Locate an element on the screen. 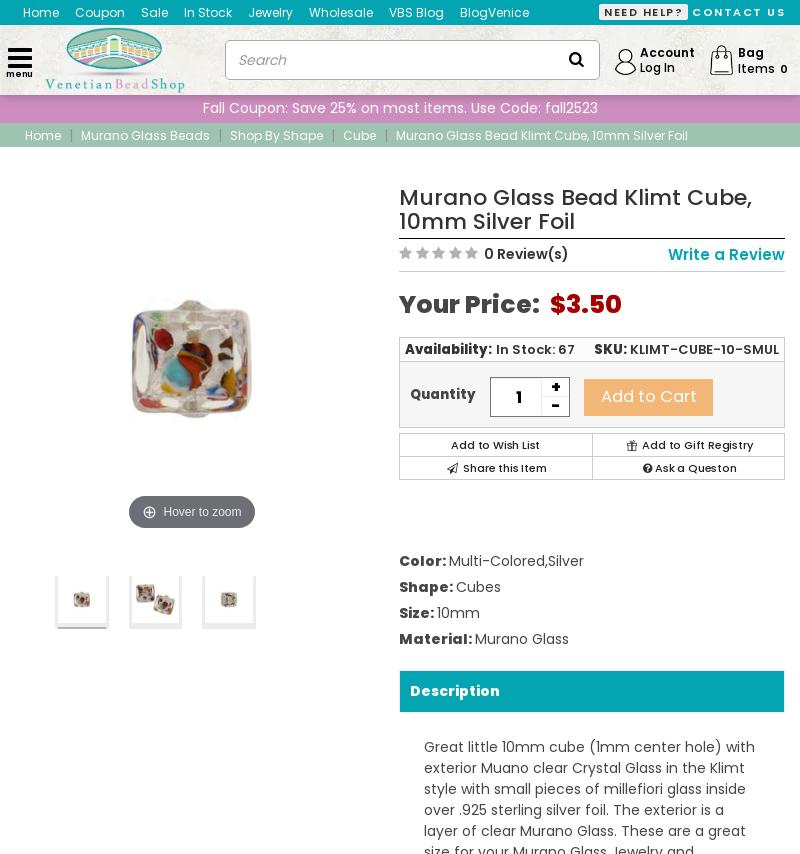  'Review(s)' is located at coordinates (530, 252).